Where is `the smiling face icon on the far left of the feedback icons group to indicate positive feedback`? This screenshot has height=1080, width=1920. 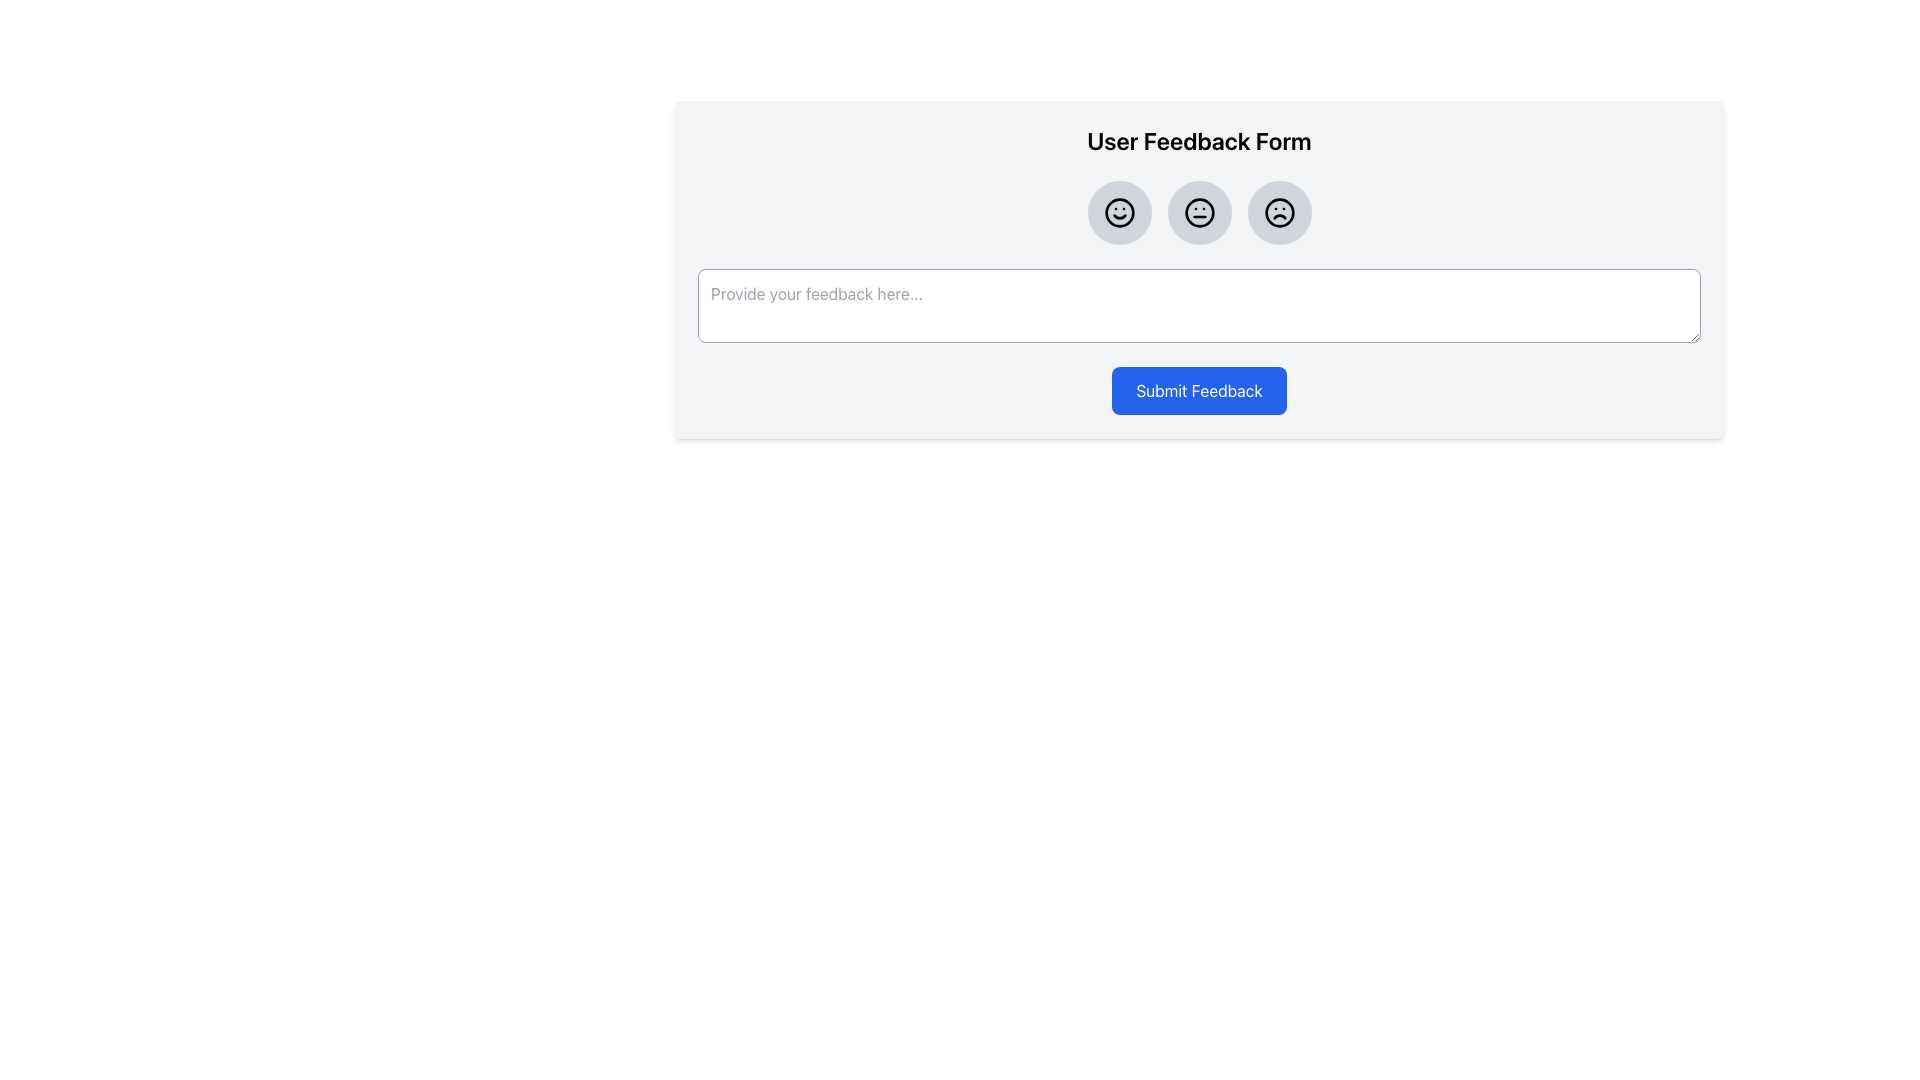 the smiling face icon on the far left of the feedback icons group to indicate positive feedback is located at coordinates (1118, 212).